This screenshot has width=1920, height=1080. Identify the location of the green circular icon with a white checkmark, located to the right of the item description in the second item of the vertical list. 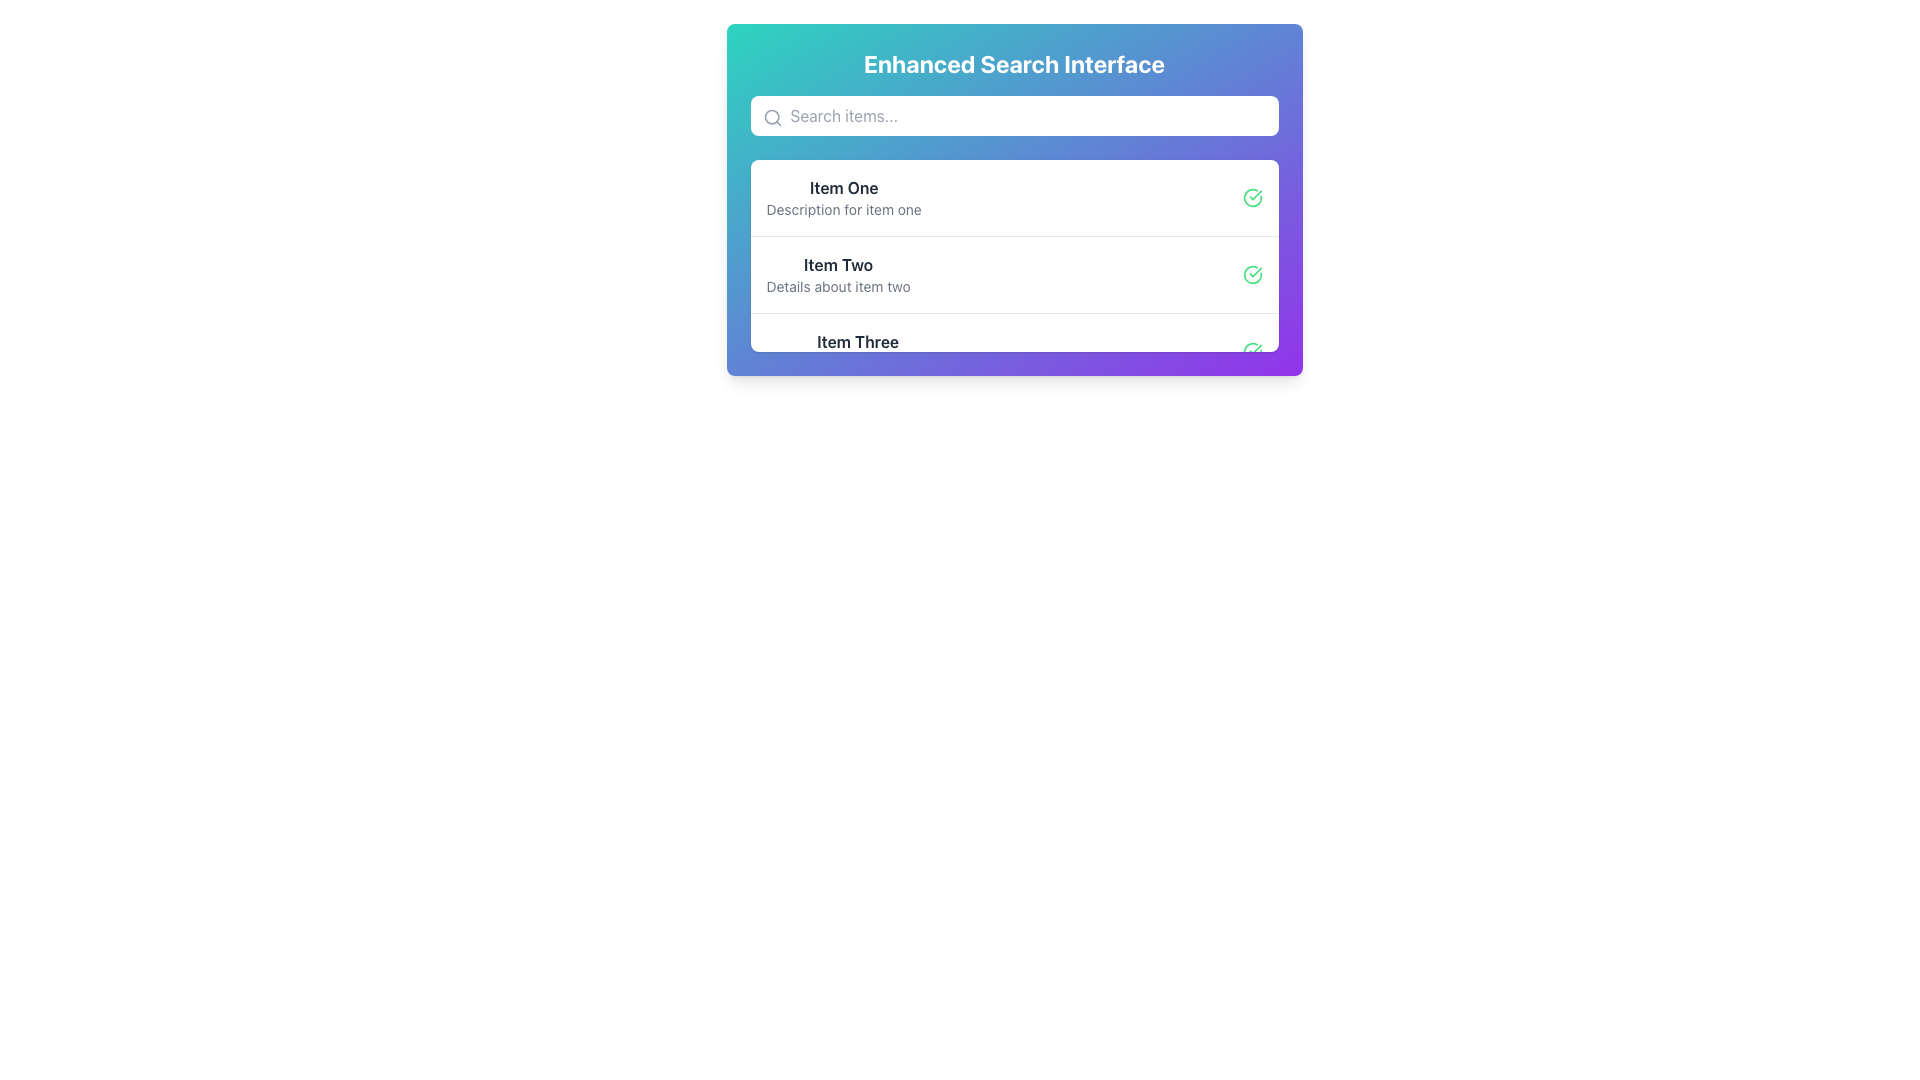
(1251, 274).